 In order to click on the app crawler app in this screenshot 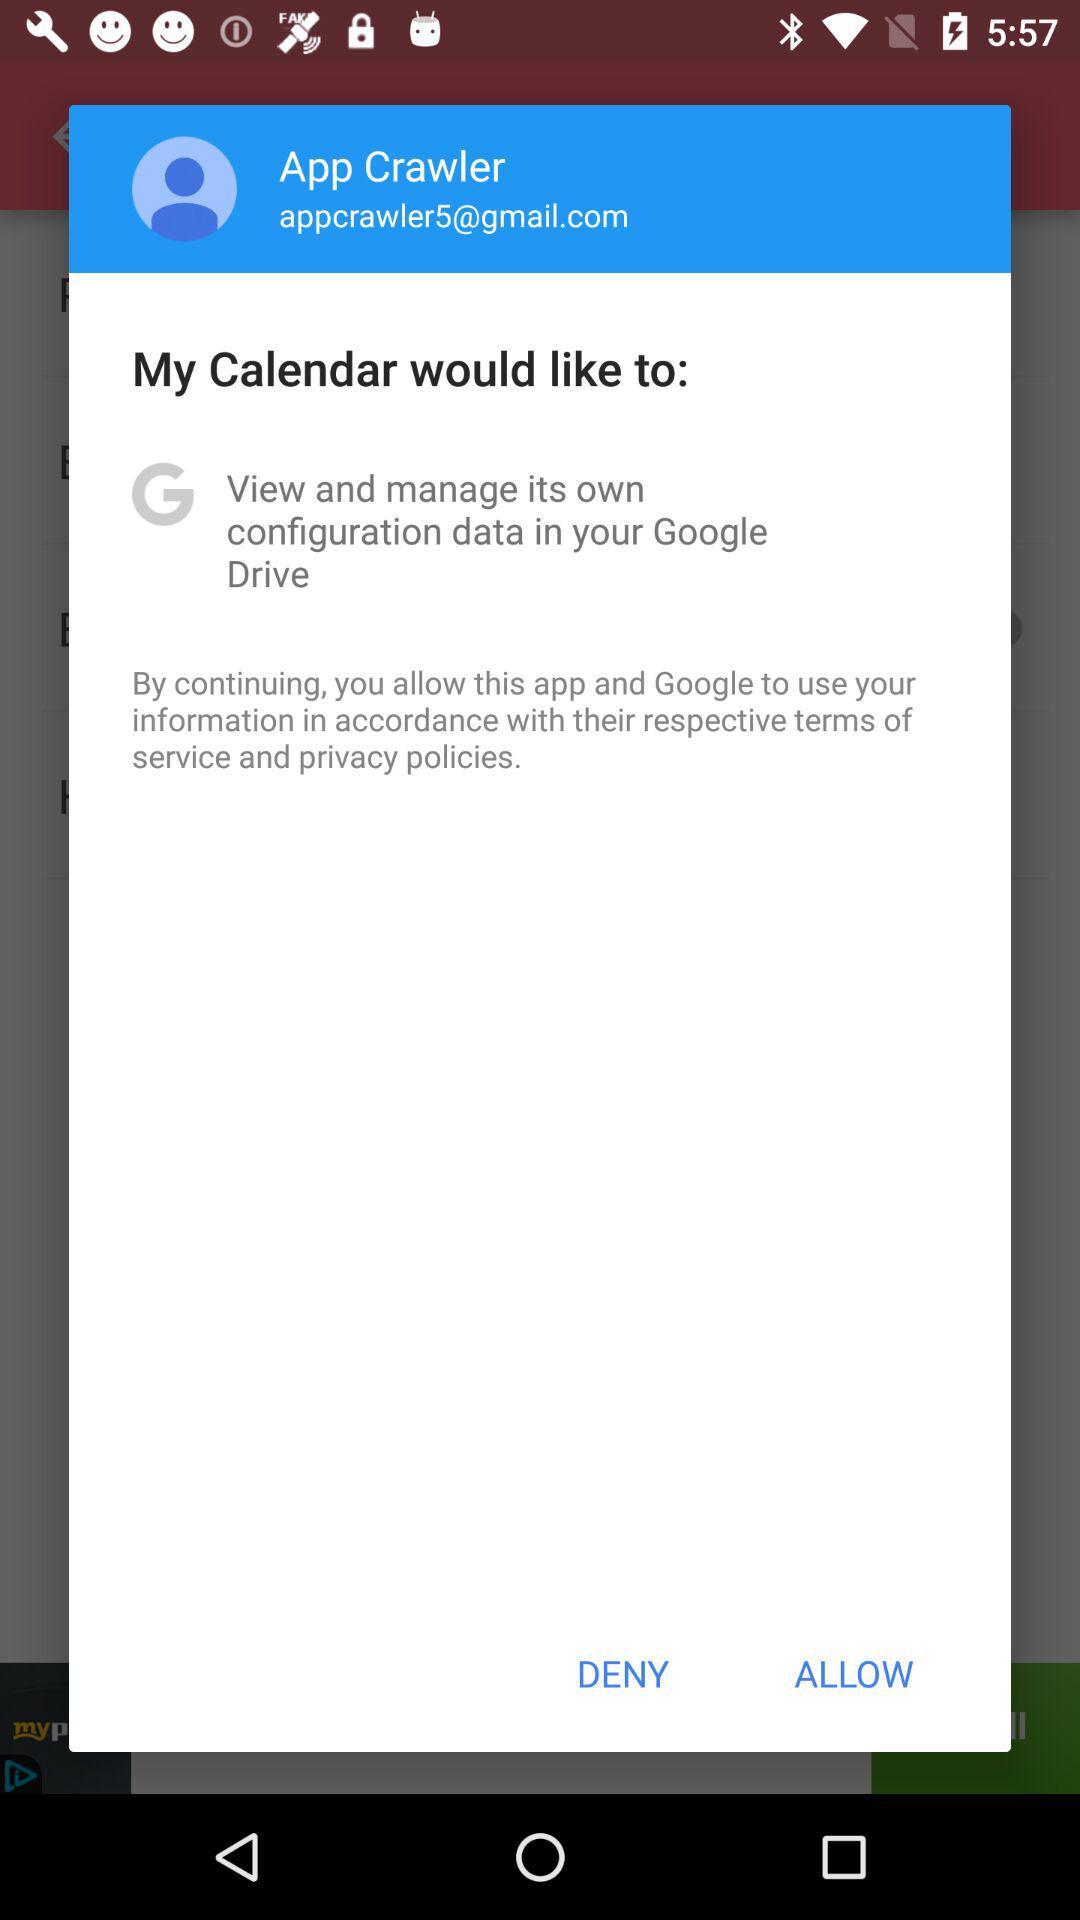, I will do `click(392, 164)`.